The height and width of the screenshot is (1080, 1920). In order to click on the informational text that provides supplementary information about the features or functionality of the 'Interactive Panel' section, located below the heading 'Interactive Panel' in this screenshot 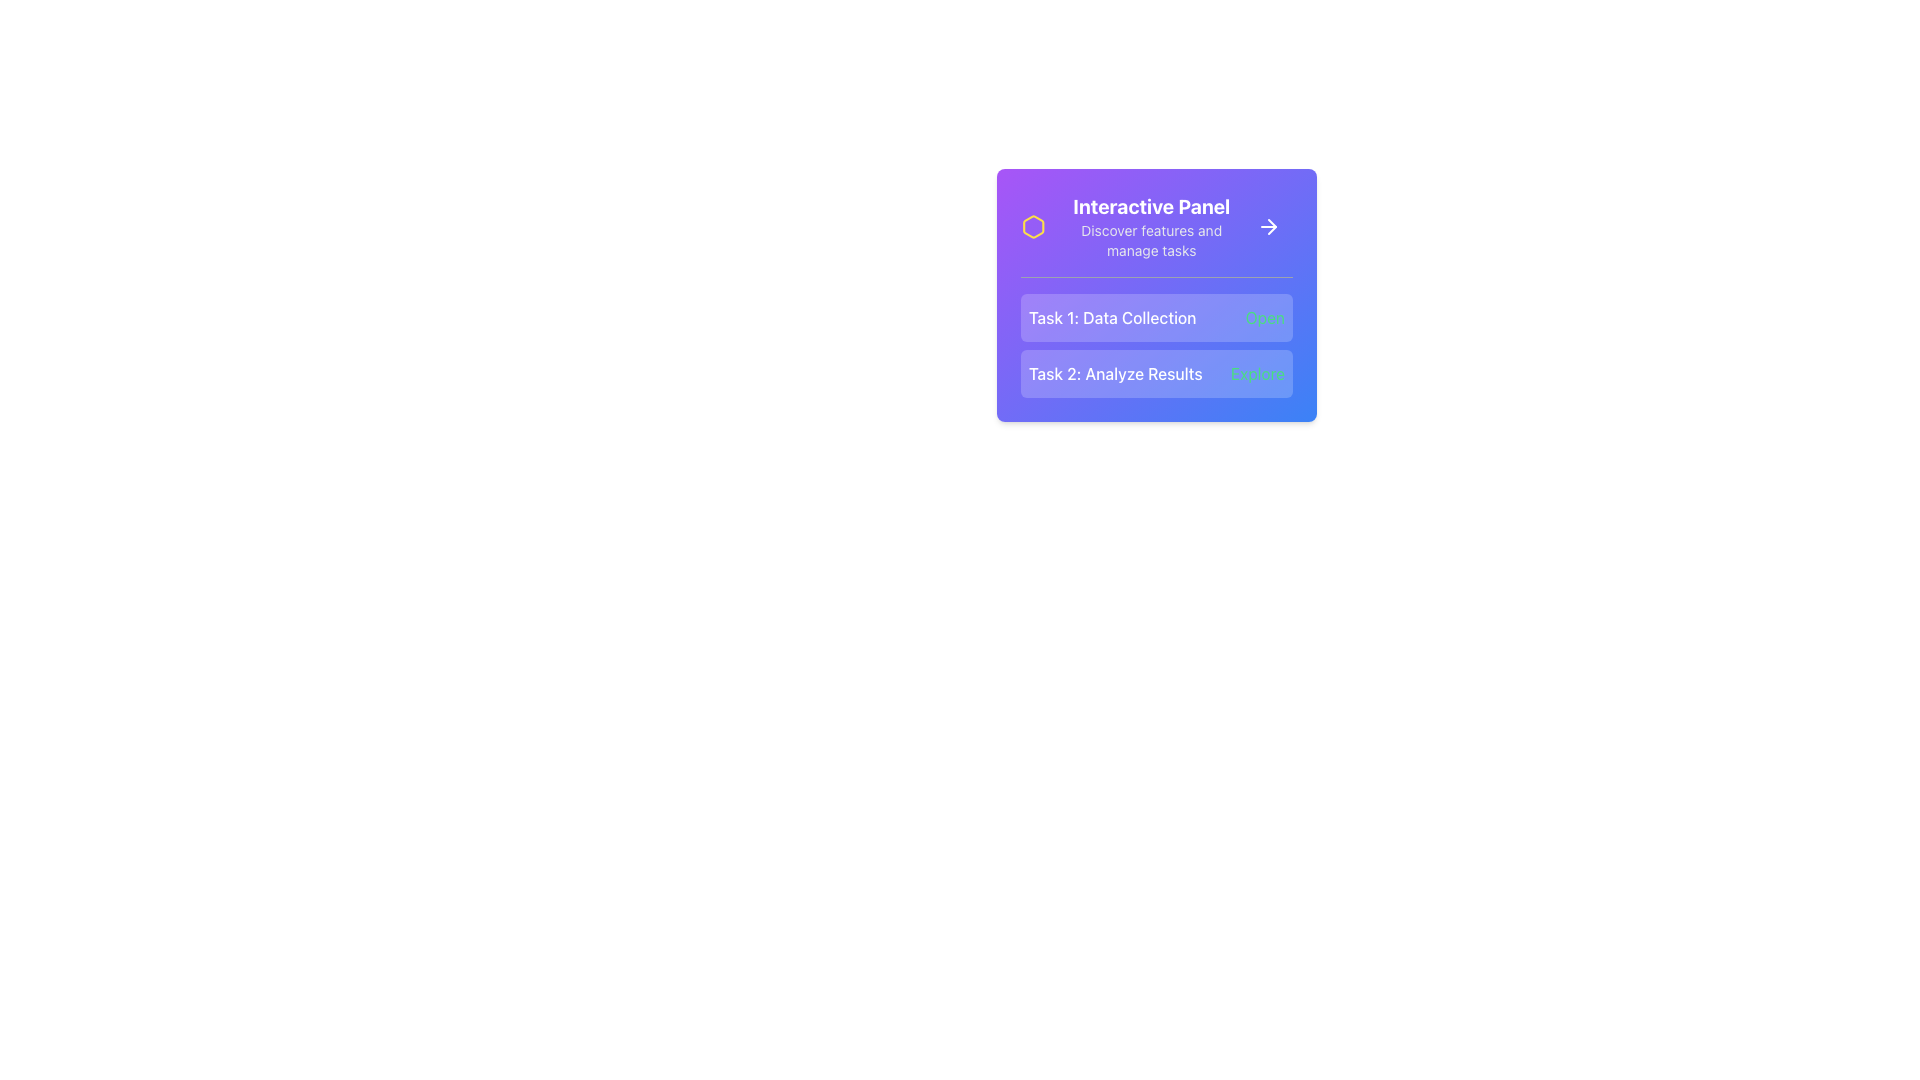, I will do `click(1151, 239)`.